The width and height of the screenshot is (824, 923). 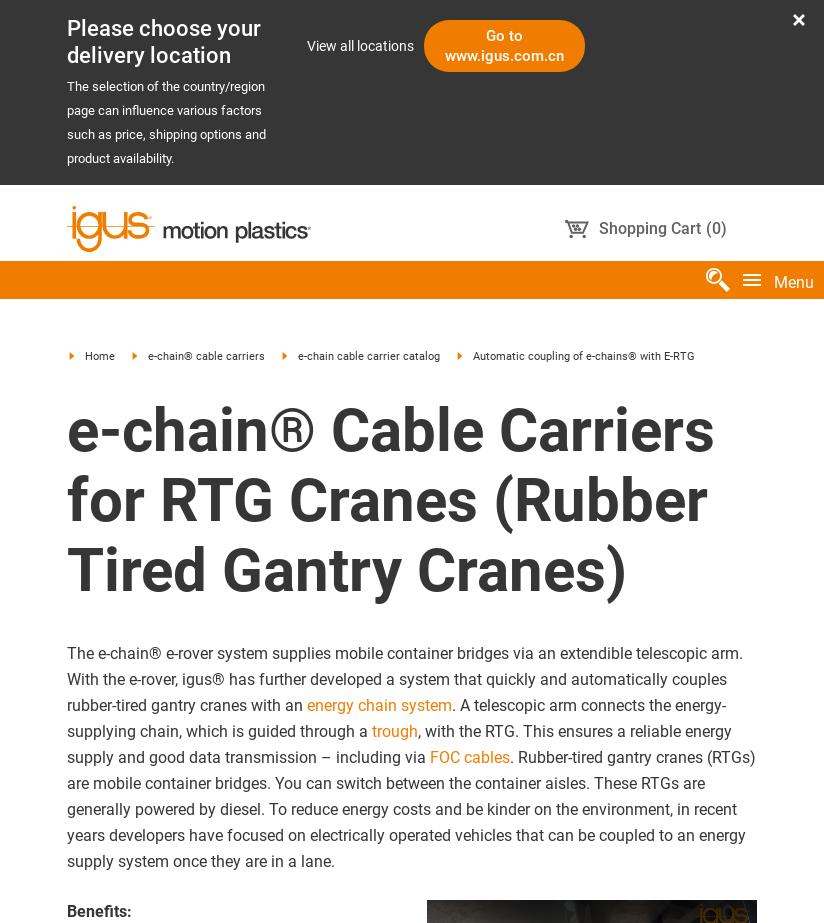 I want to click on 'Shopping Cart', so click(x=648, y=228).